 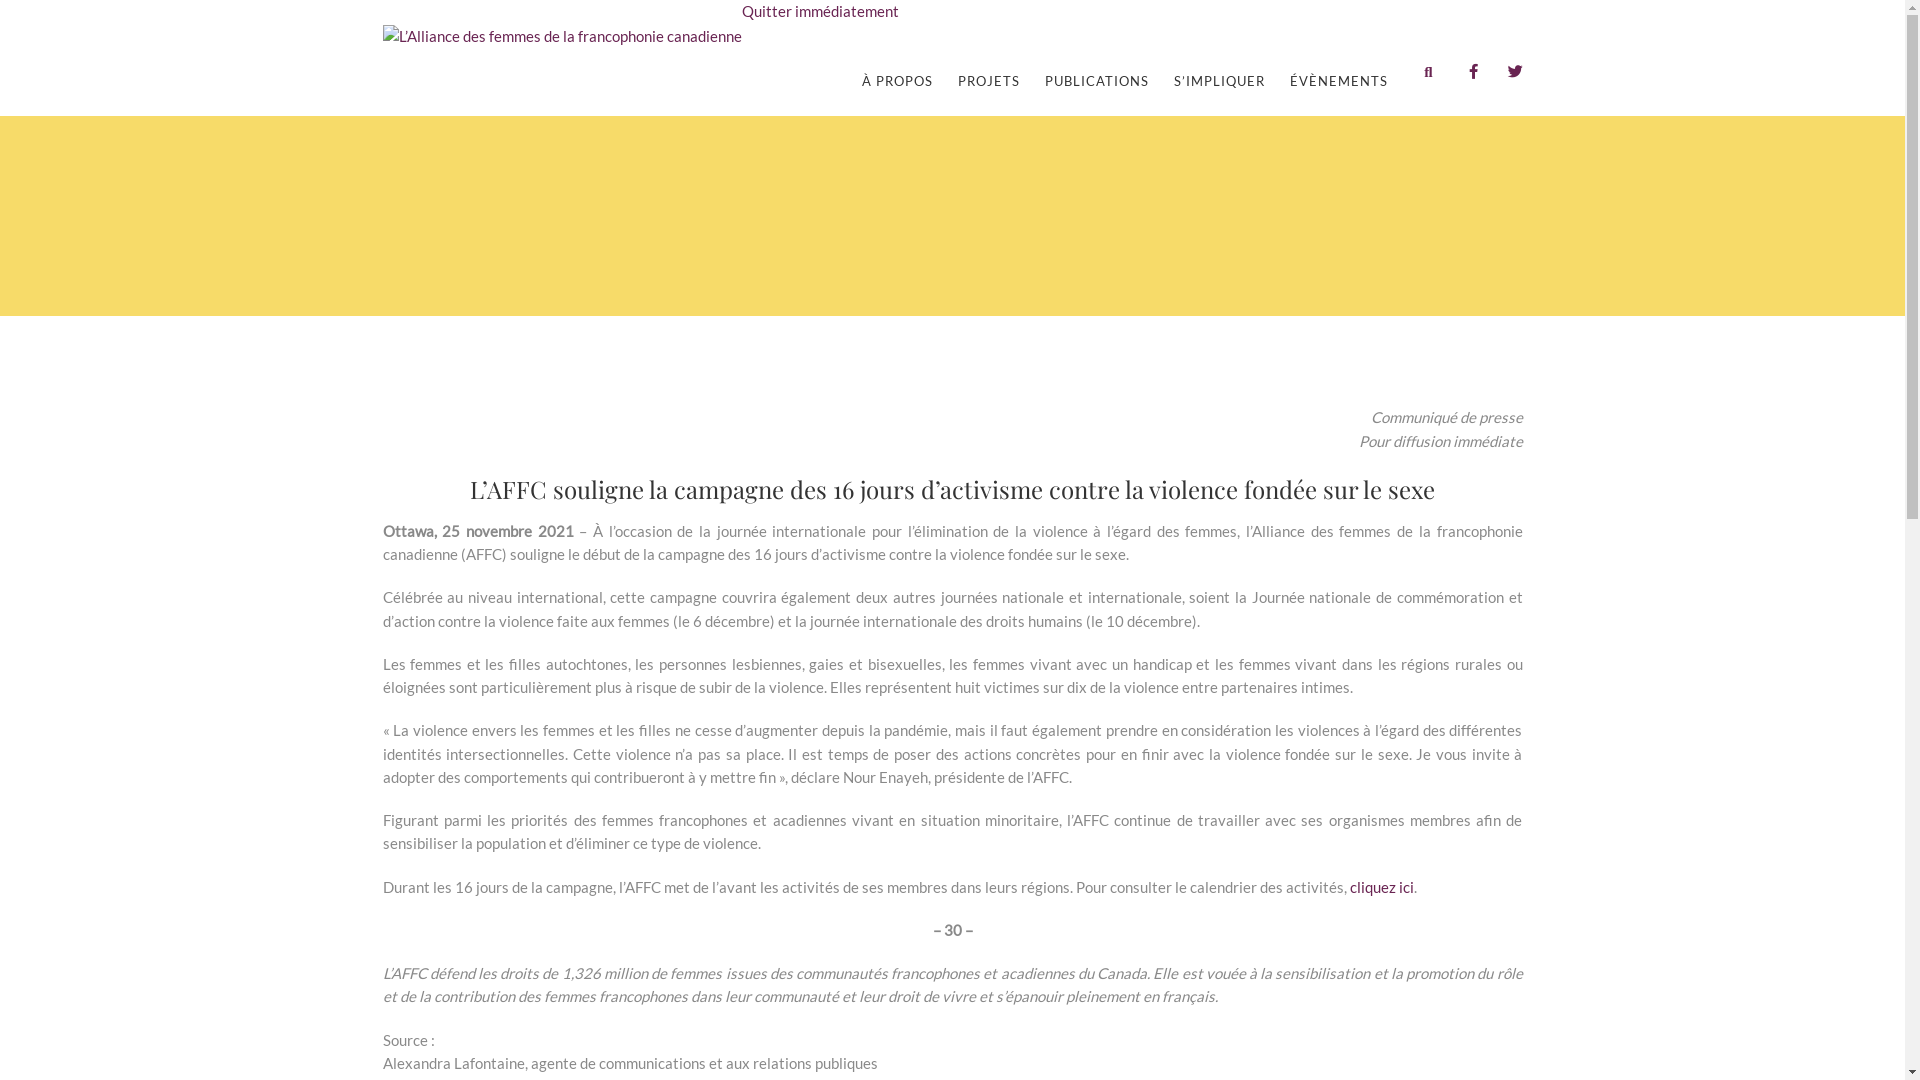 I want to click on 'cliquez ici', so click(x=1381, y=886).